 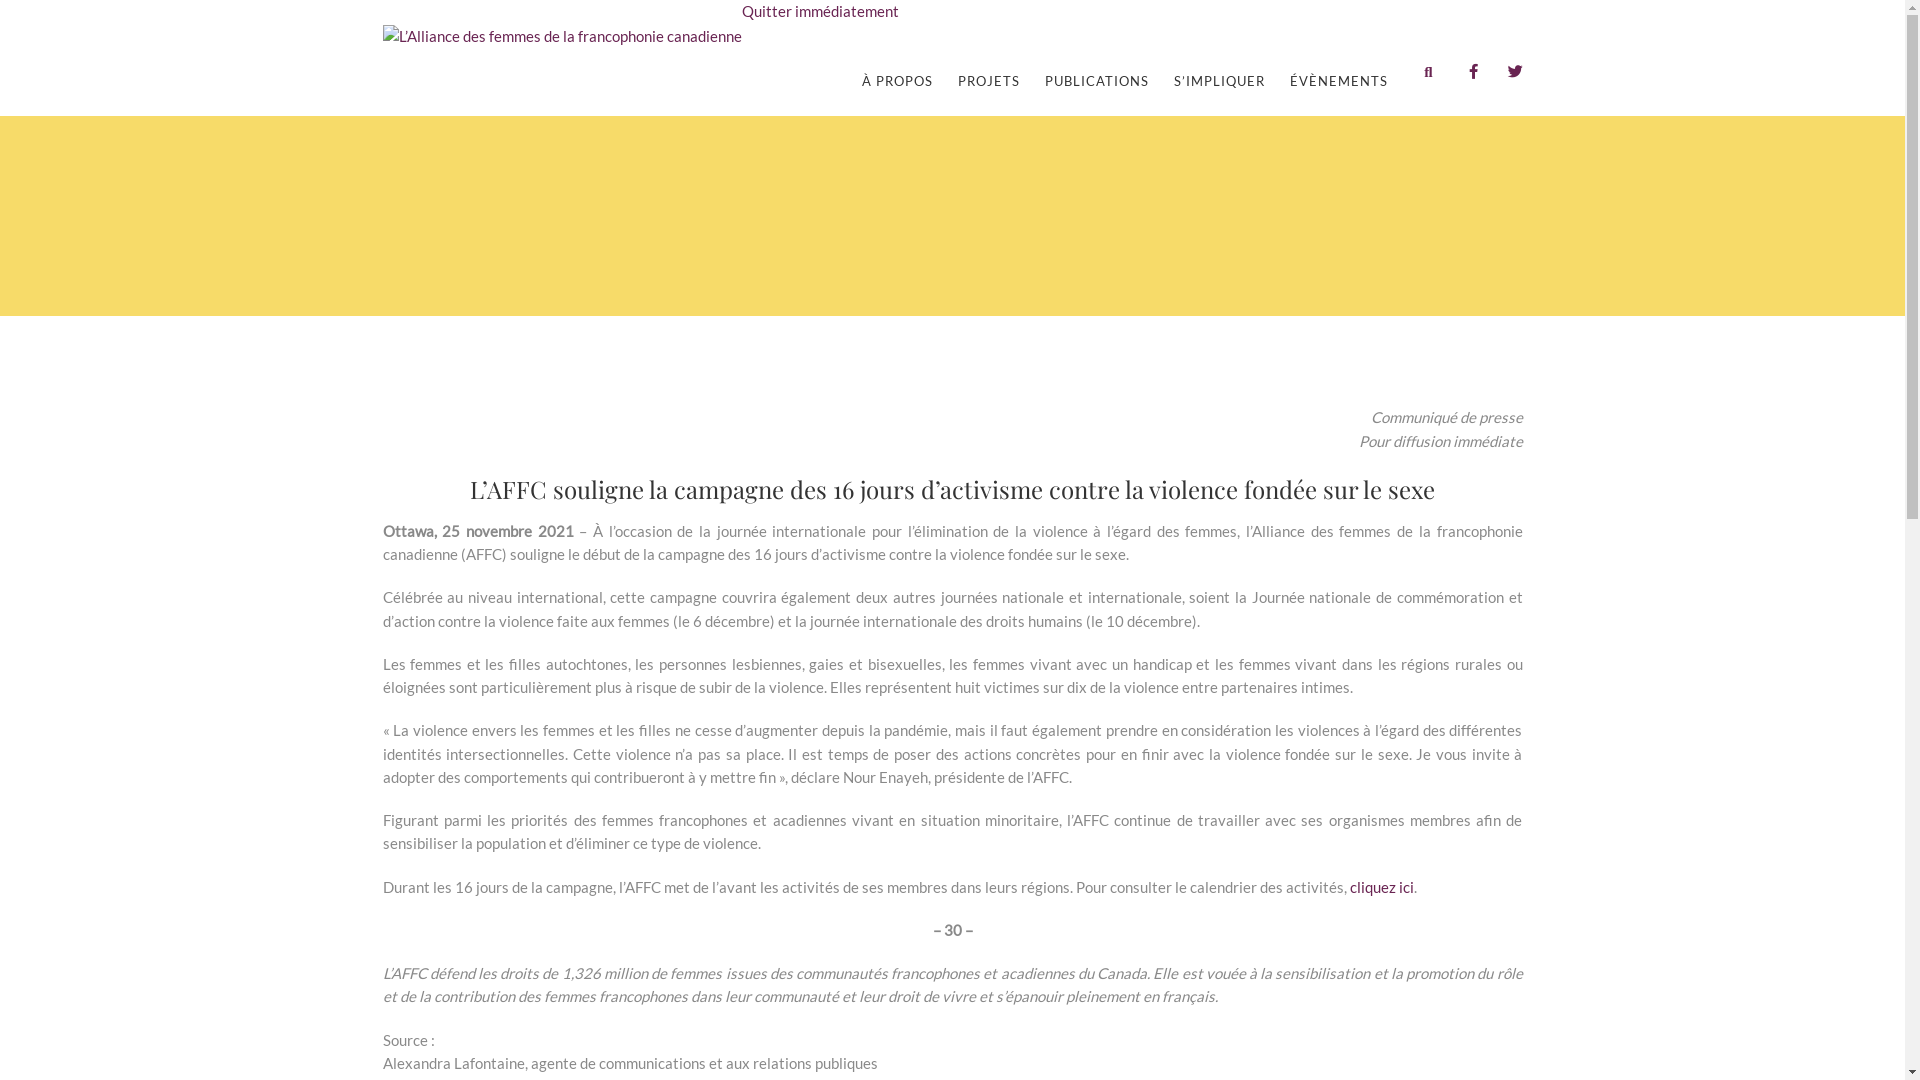 I want to click on 'cliquez ici', so click(x=1381, y=886).